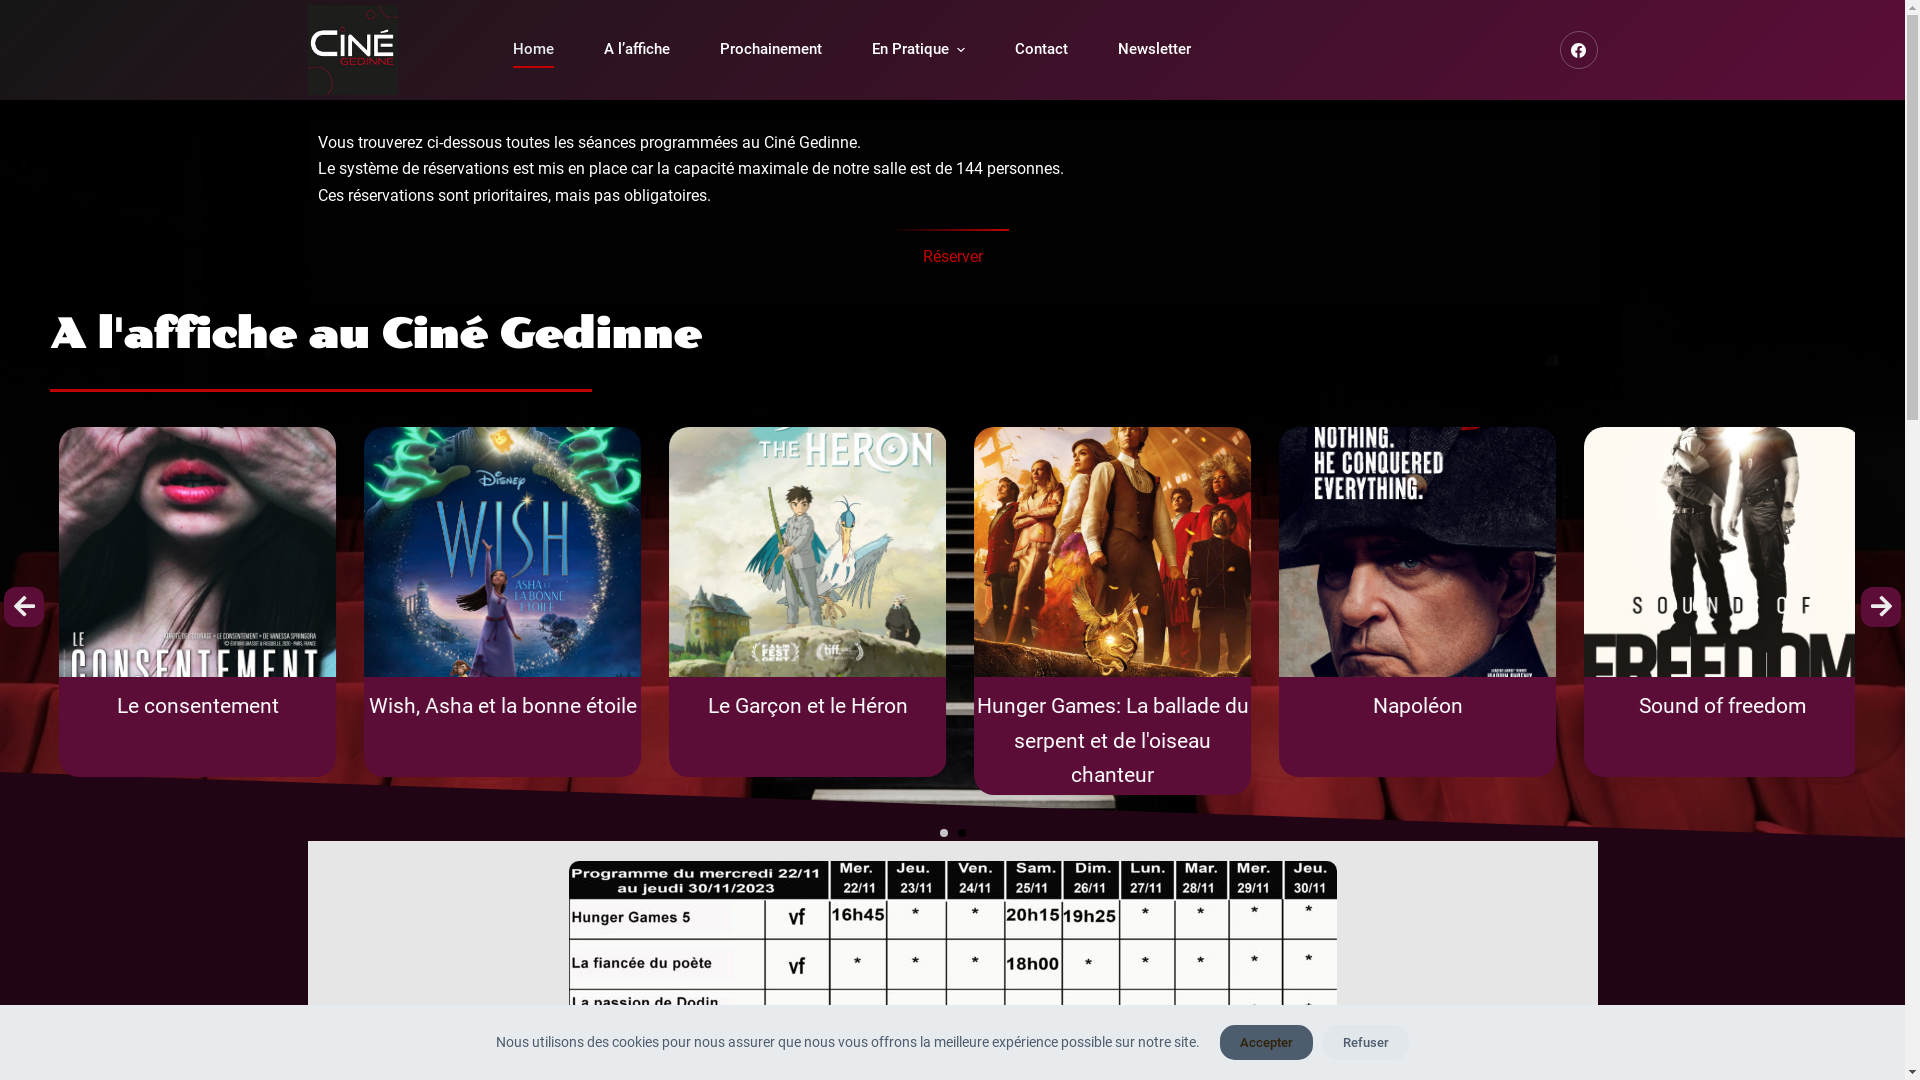  Describe the element at coordinates (533, 48) in the screenshot. I see `'Home'` at that location.